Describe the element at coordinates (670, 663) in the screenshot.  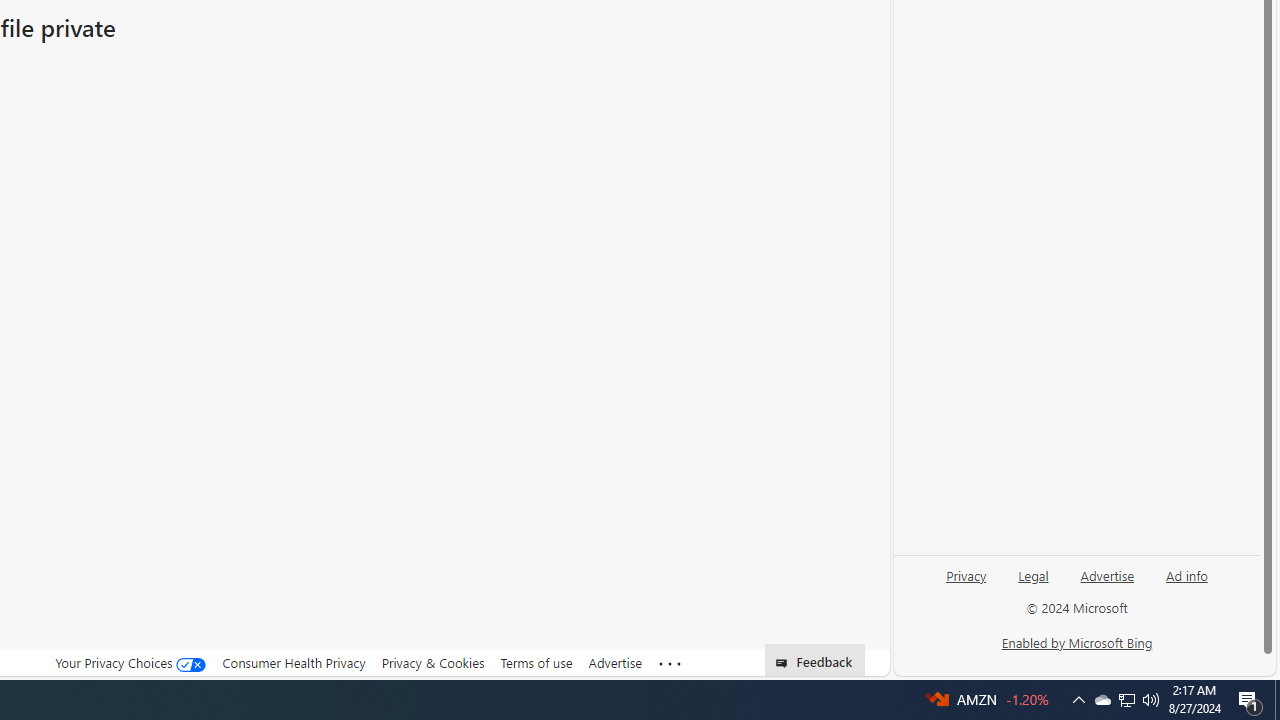
I see `'Class: oneFooter_seeMore-DS-EntryPoint1-1'` at that location.